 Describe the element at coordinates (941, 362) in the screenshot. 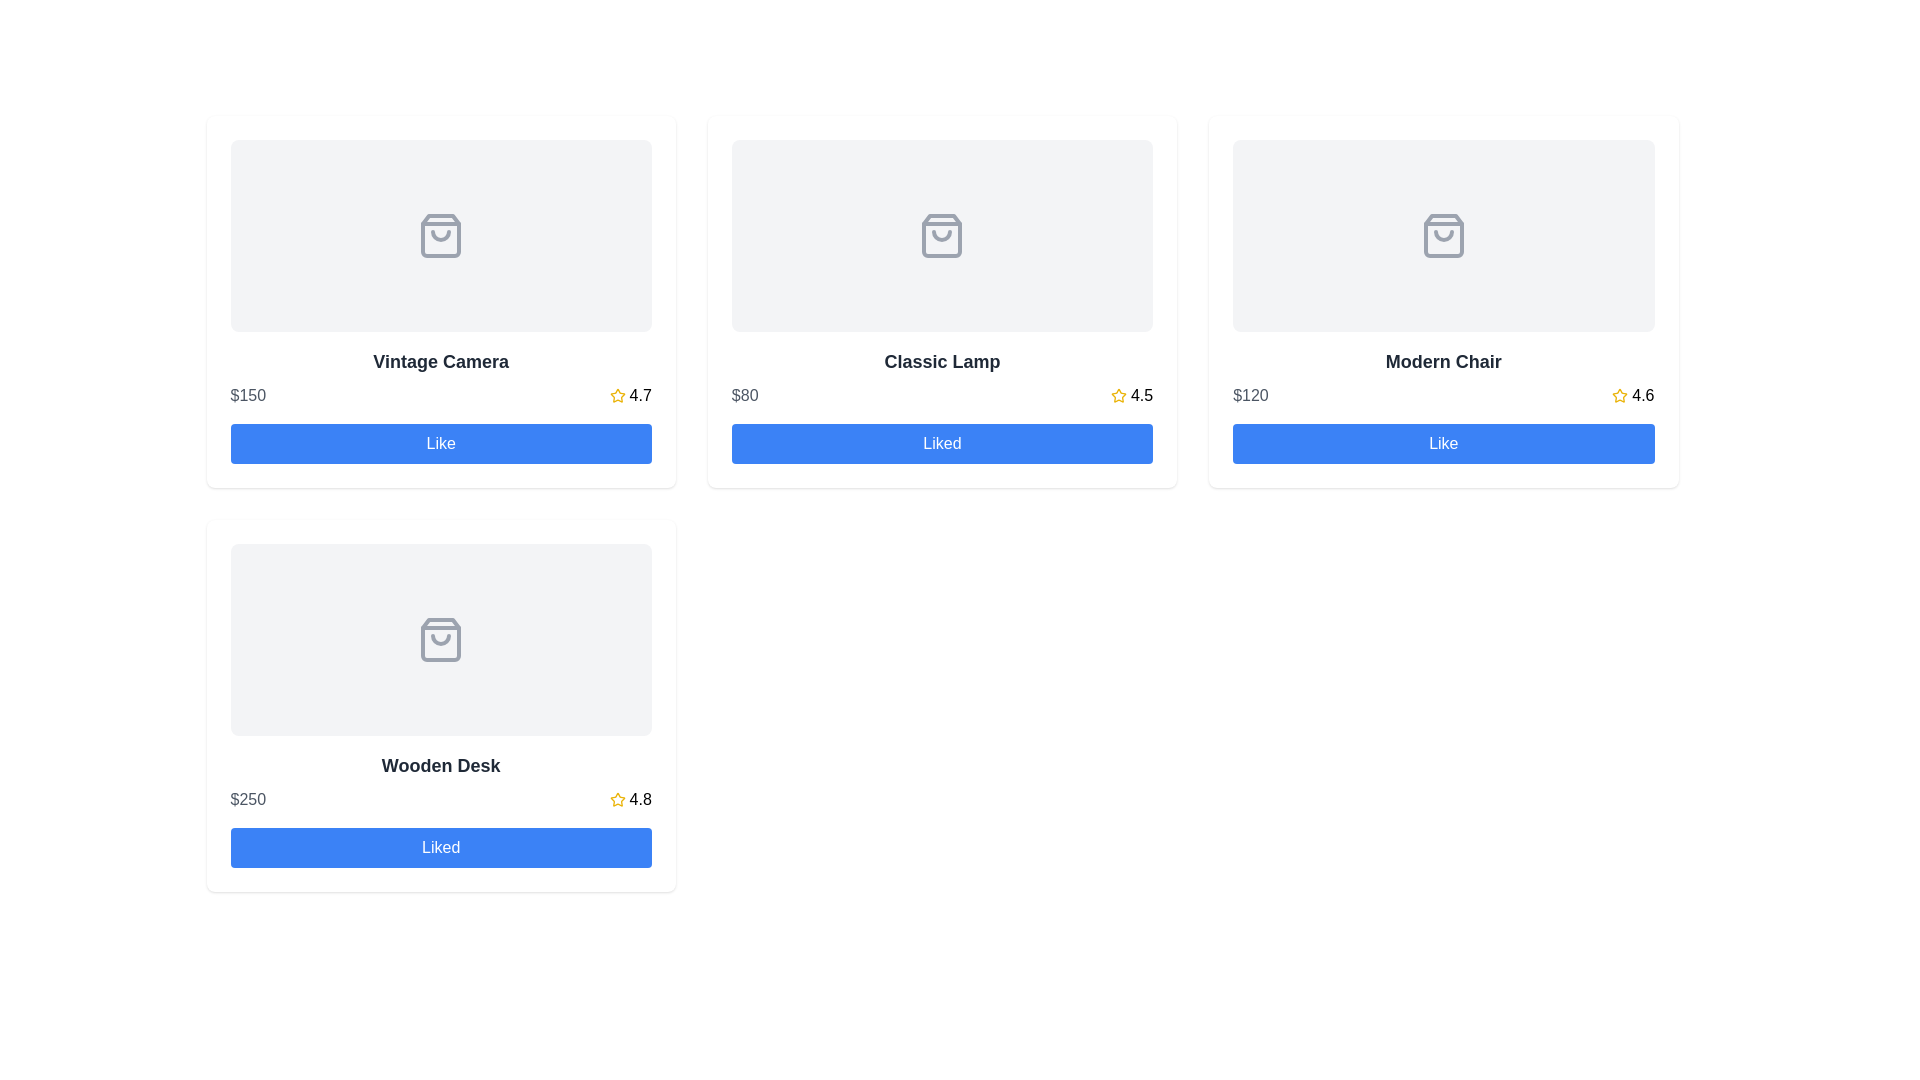

I see `text 'Classic Lamp' which is displayed in a large, bold font and dark gray color, centered within a card component above the '$80' price text` at that location.